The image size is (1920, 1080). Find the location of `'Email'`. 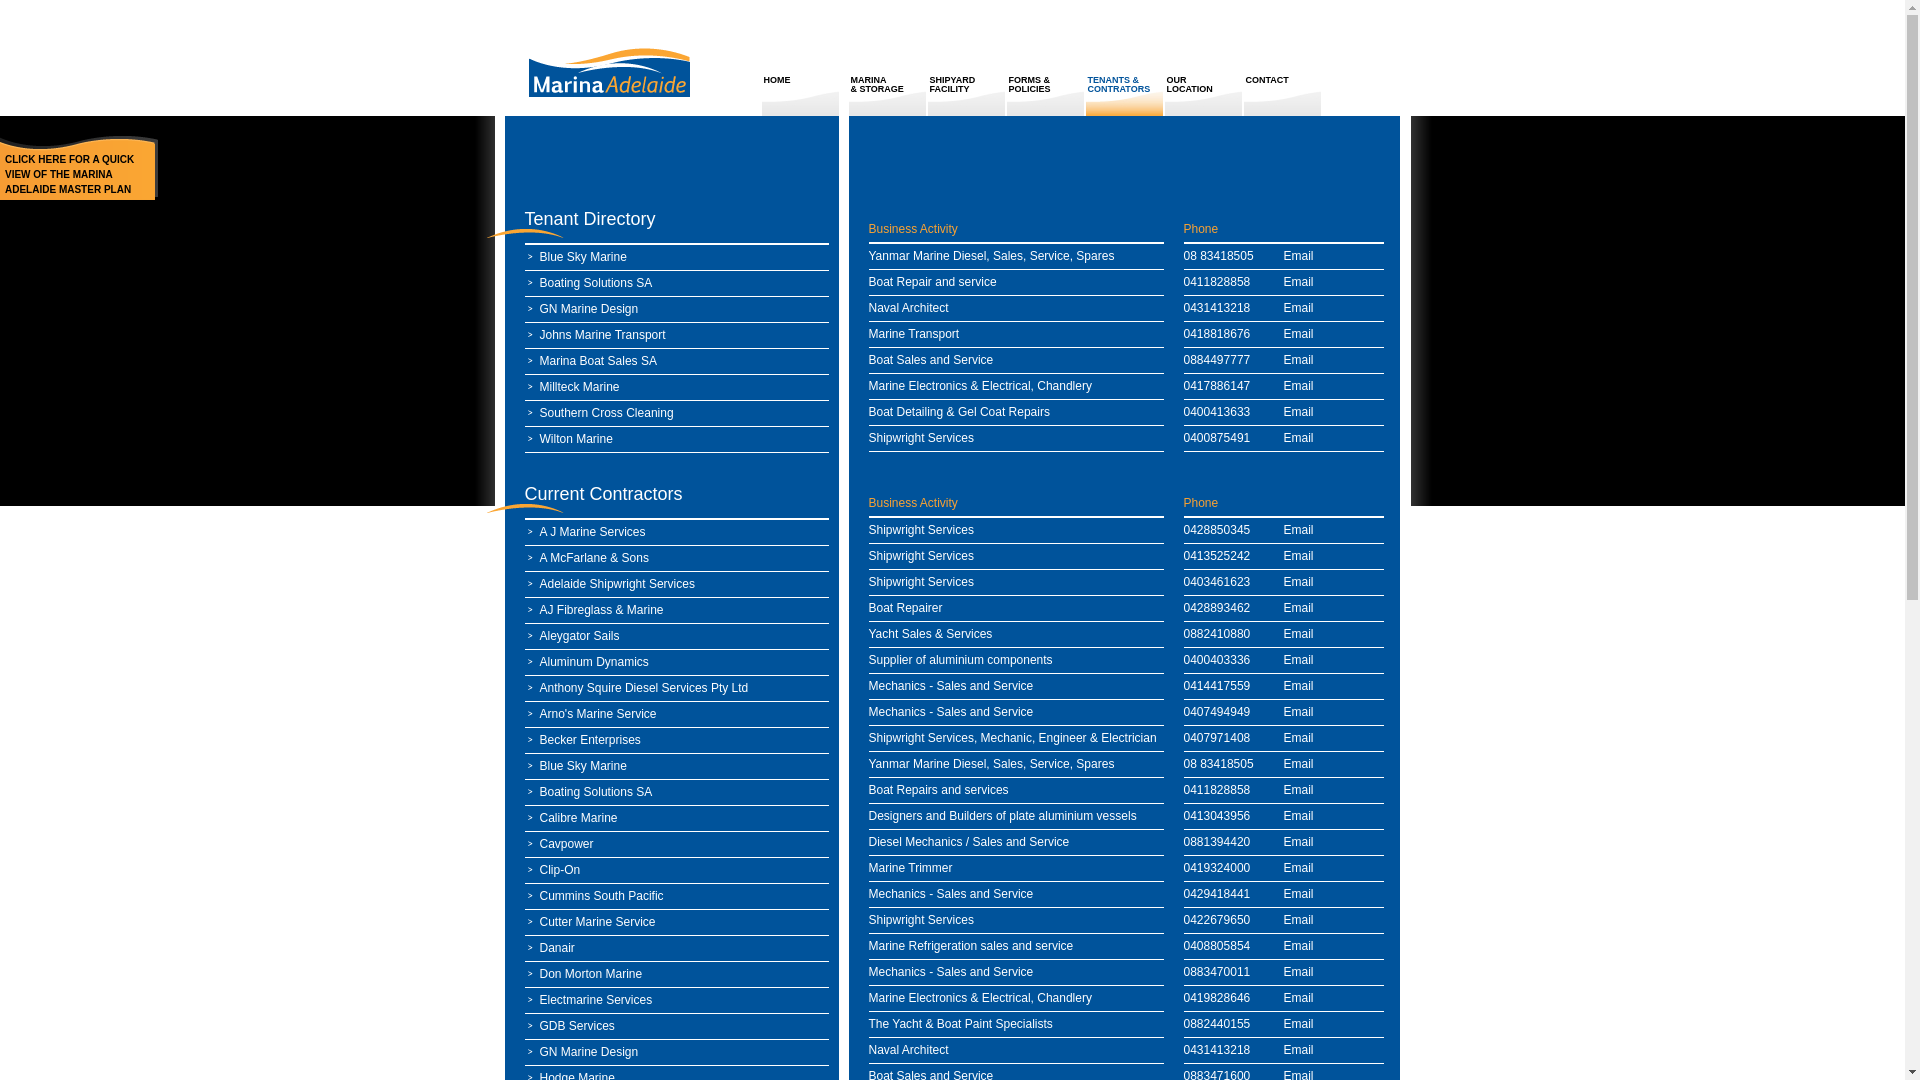

'Email' is located at coordinates (1299, 971).